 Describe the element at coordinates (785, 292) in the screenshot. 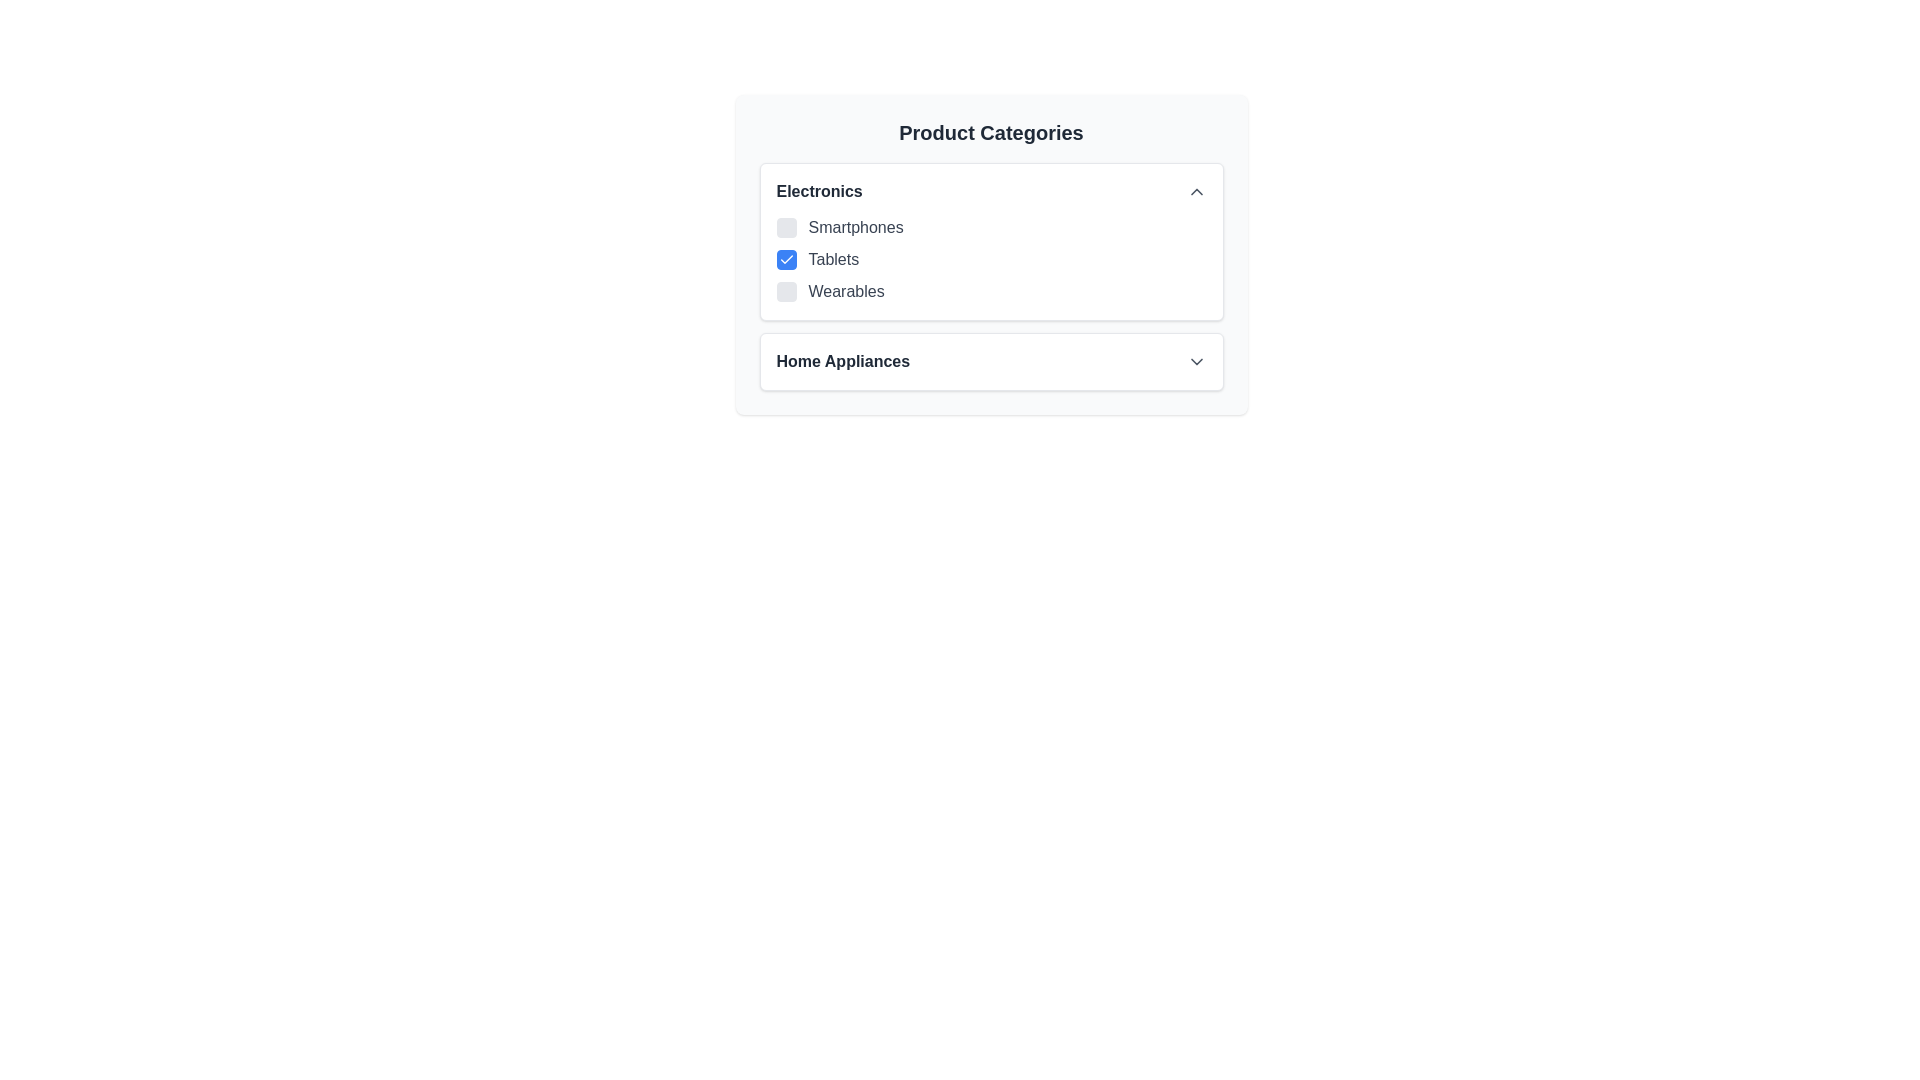

I see `the small square checkbox styled with a border and rounded corners, located to the left of the label 'Wearables', to trigger a tooltip or style change` at that location.